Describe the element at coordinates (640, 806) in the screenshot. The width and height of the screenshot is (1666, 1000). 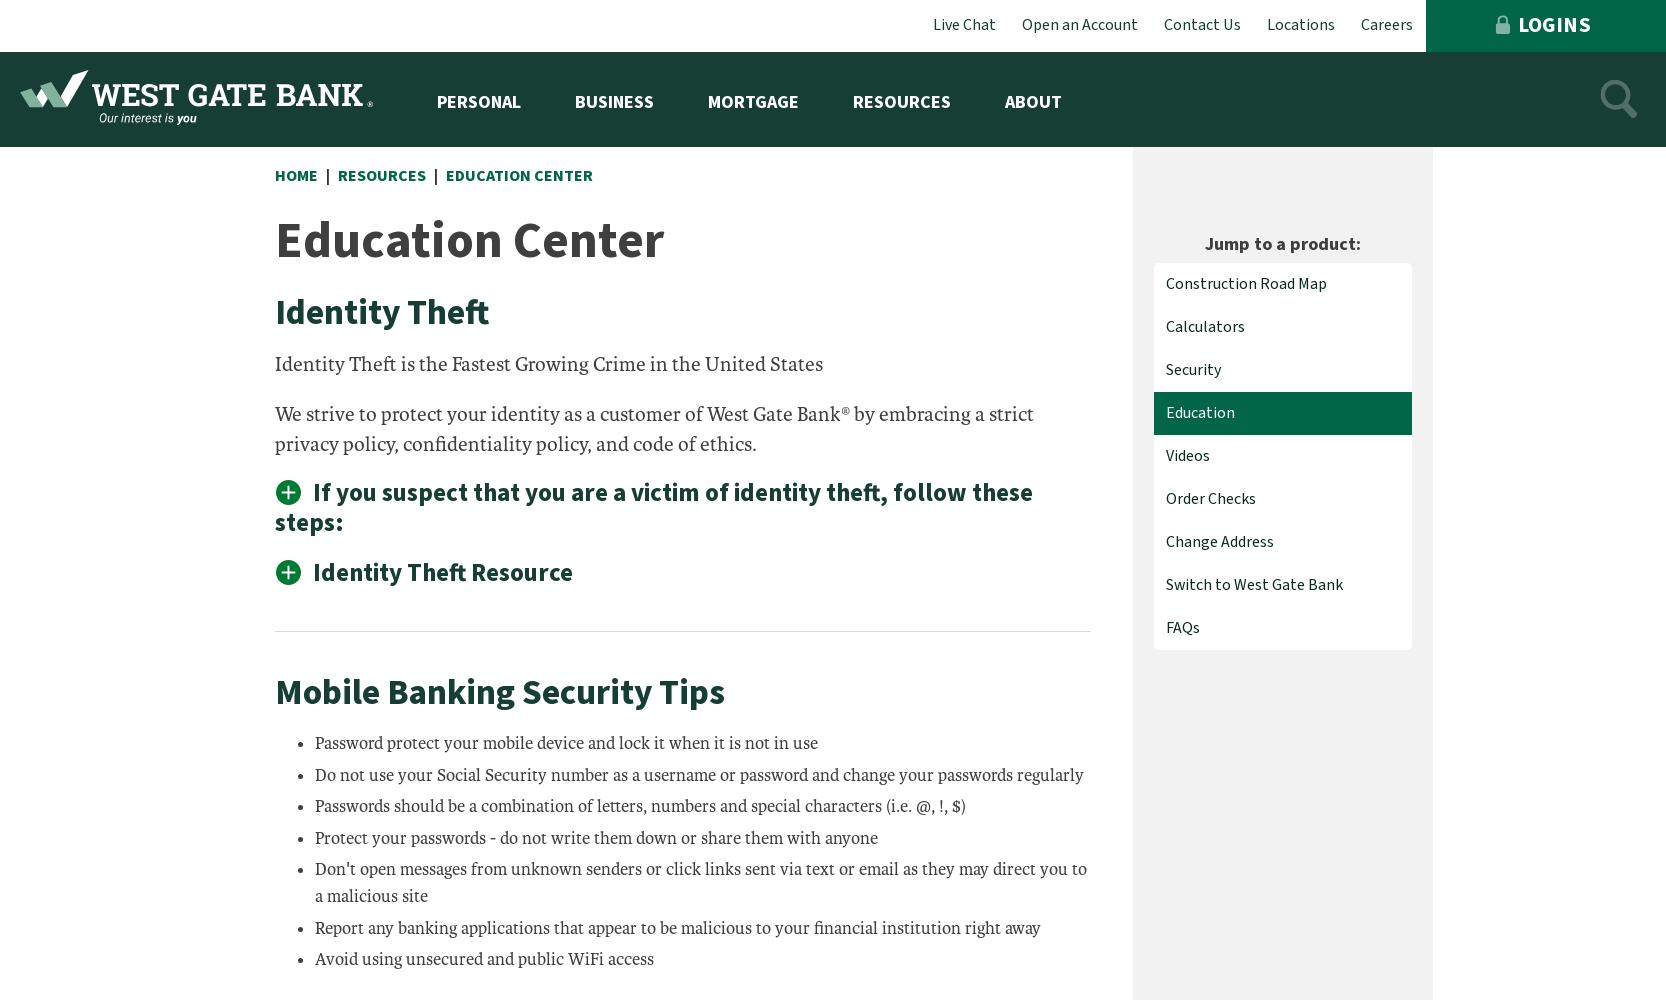
I see `'Passwords should be a combination of letters, numbers and special characters (i.e. @, !, $)'` at that location.